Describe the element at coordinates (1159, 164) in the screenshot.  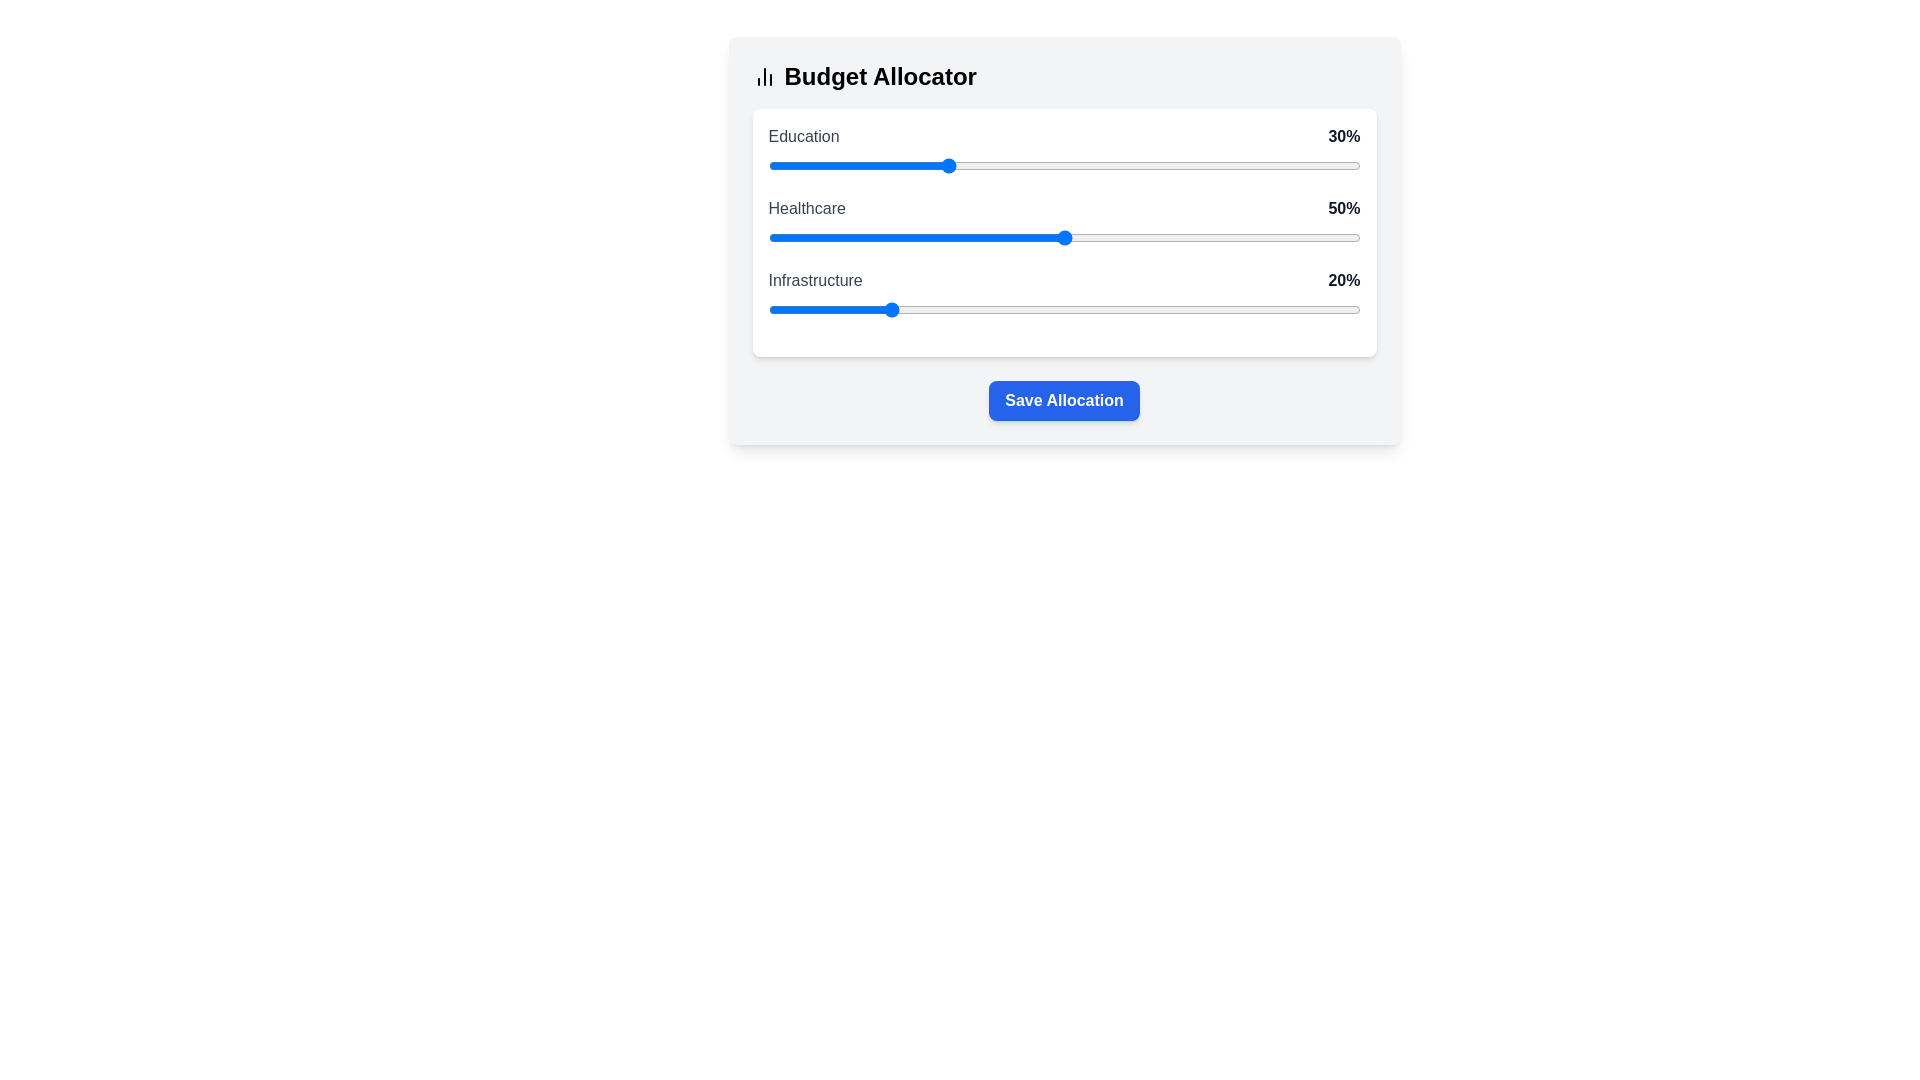
I see `the education slider` at that location.